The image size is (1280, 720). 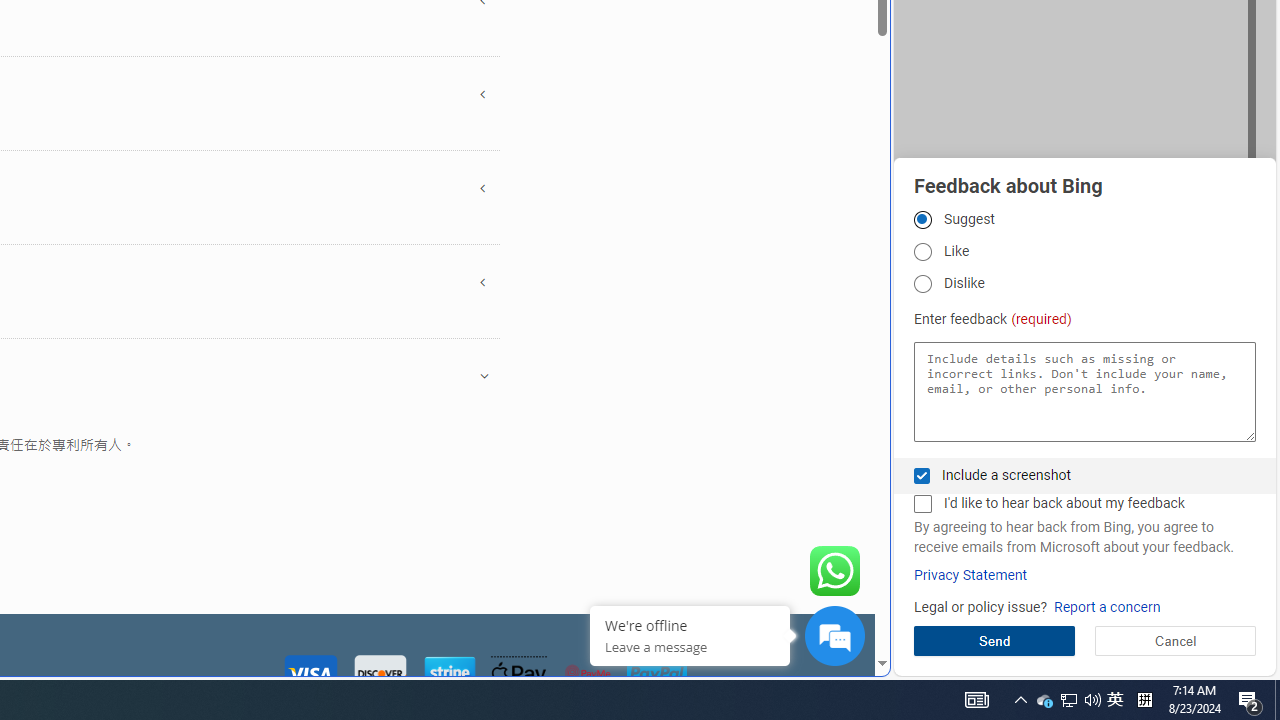 I want to click on 'Dislike', so click(x=921, y=284).